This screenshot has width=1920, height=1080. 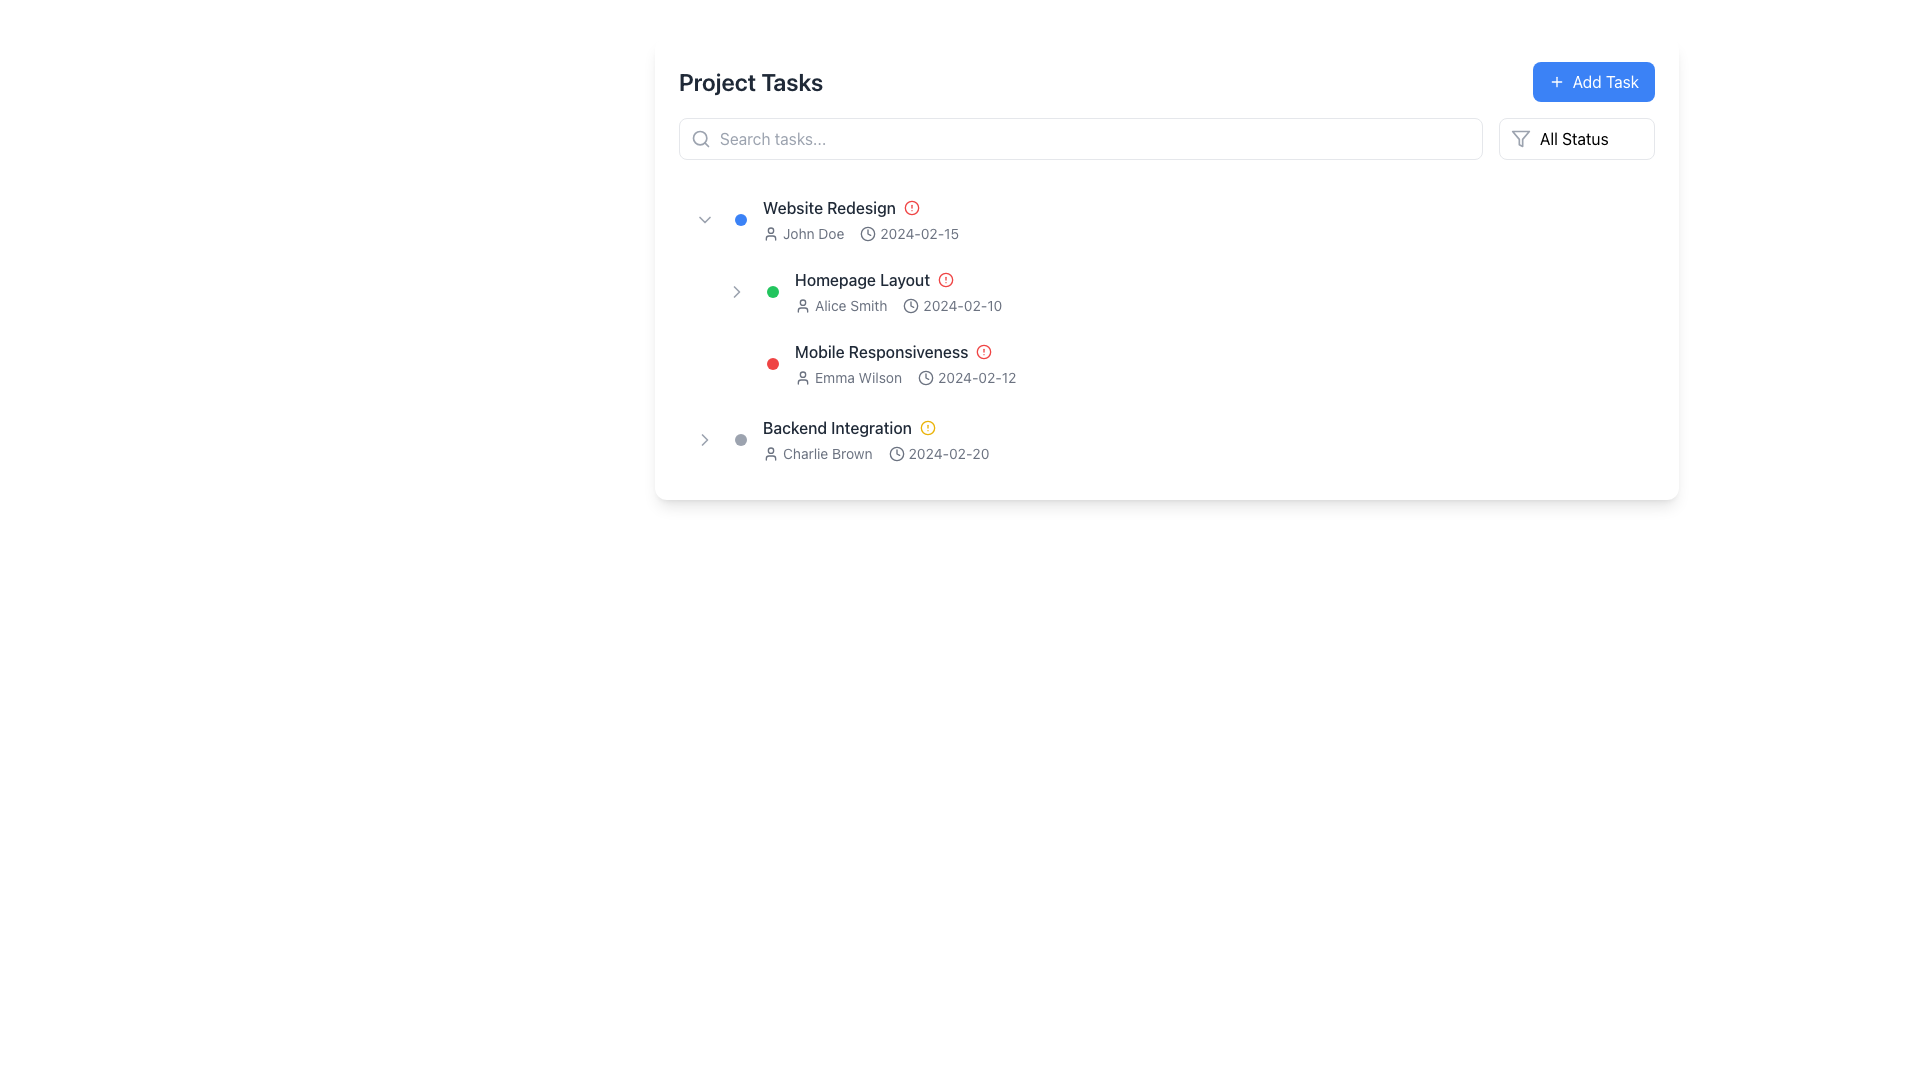 What do you see at coordinates (868, 233) in the screenshot?
I see `the clock icon represented by a vector graphic circle shape located to the left of the text '2024-02-15' associated with the 'Website Redesign' task` at bounding box center [868, 233].